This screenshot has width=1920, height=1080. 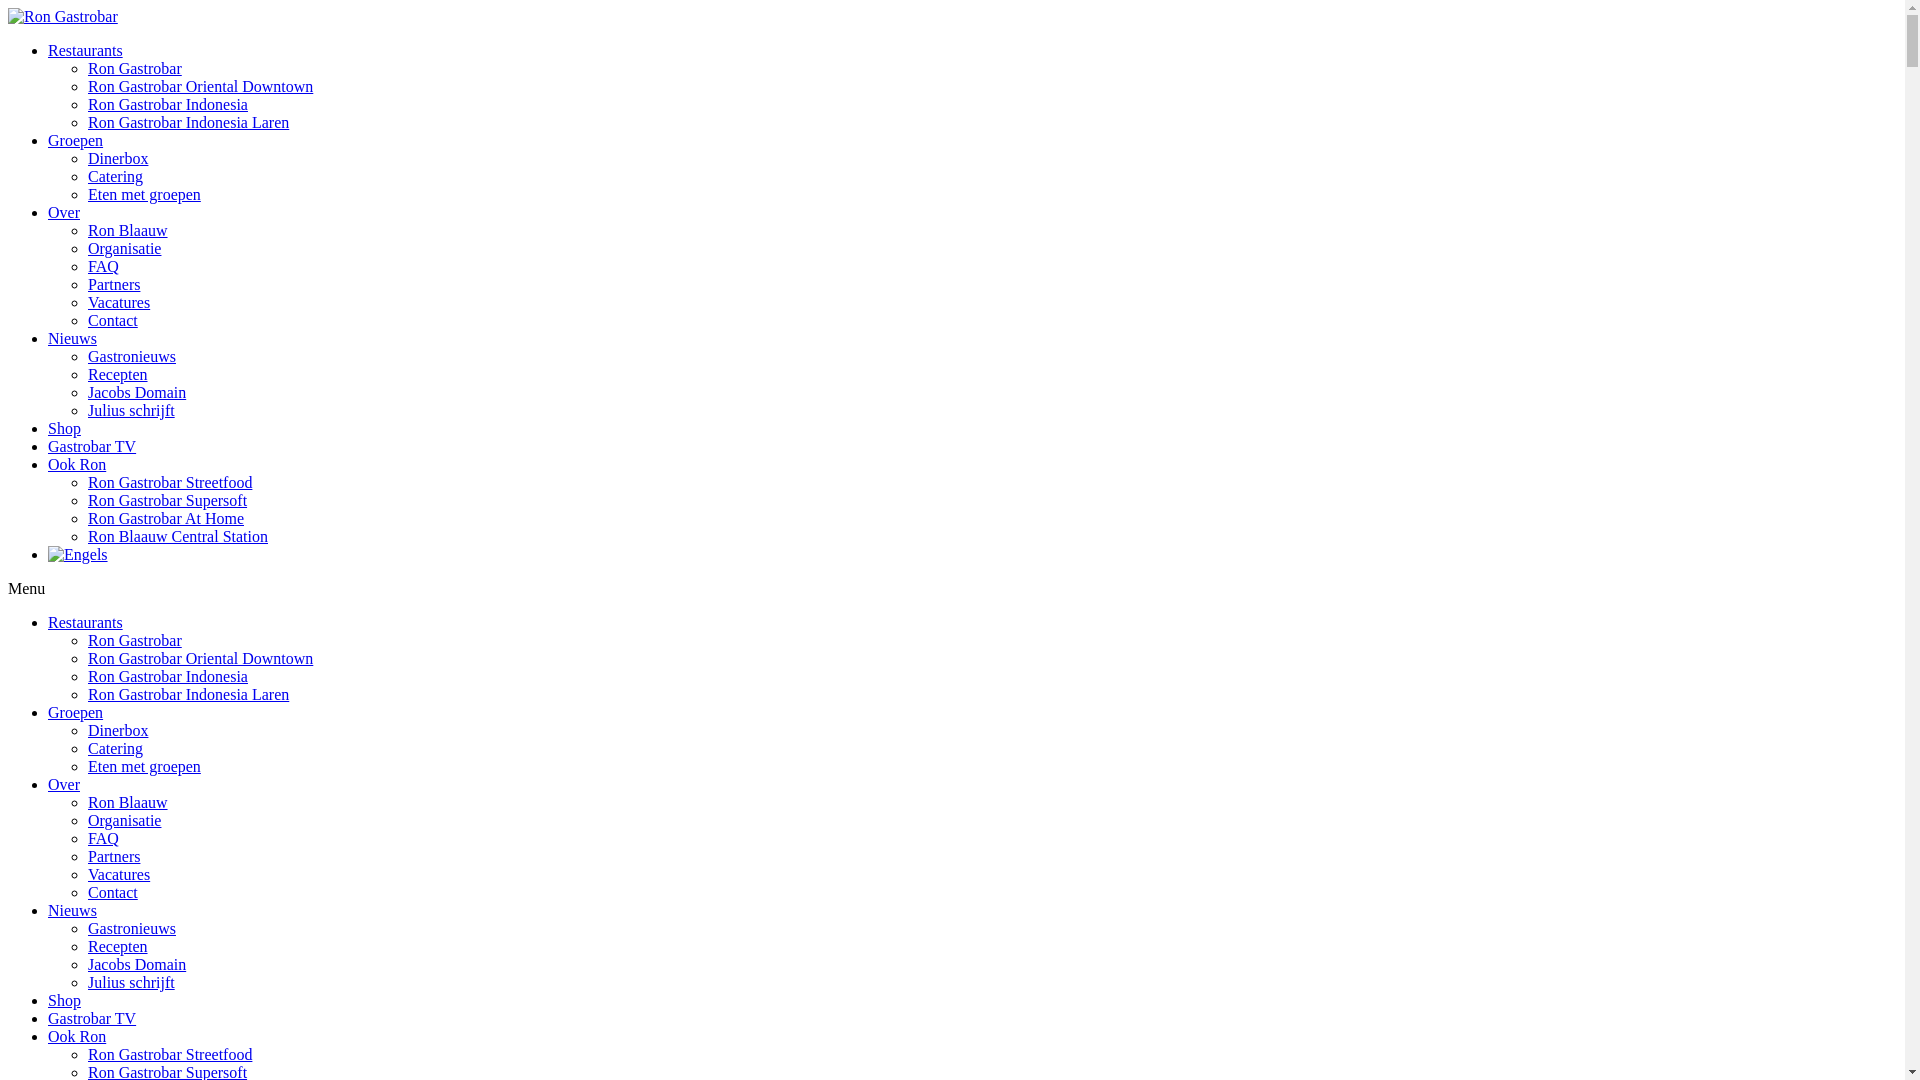 What do you see at coordinates (72, 910) in the screenshot?
I see `'Nieuws'` at bounding box center [72, 910].